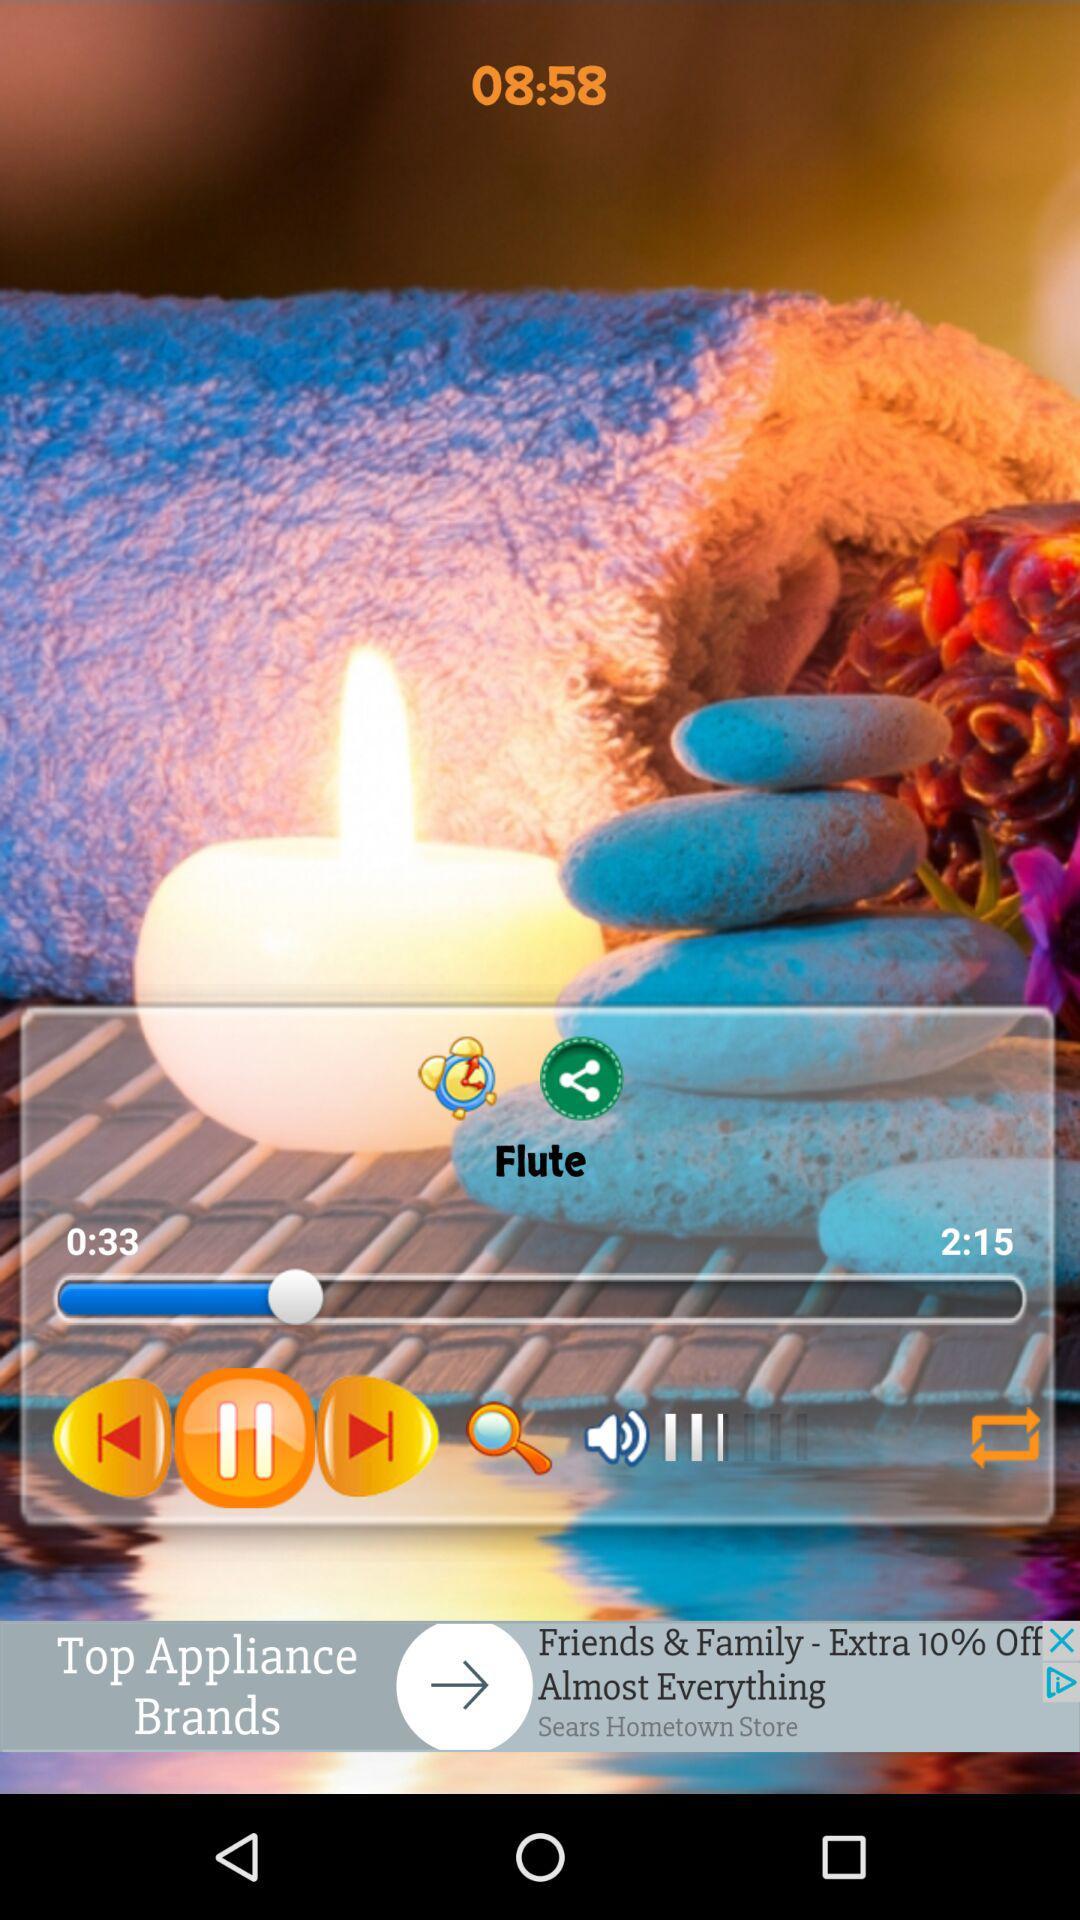 This screenshot has width=1080, height=1920. I want to click on next track, so click(377, 1436).